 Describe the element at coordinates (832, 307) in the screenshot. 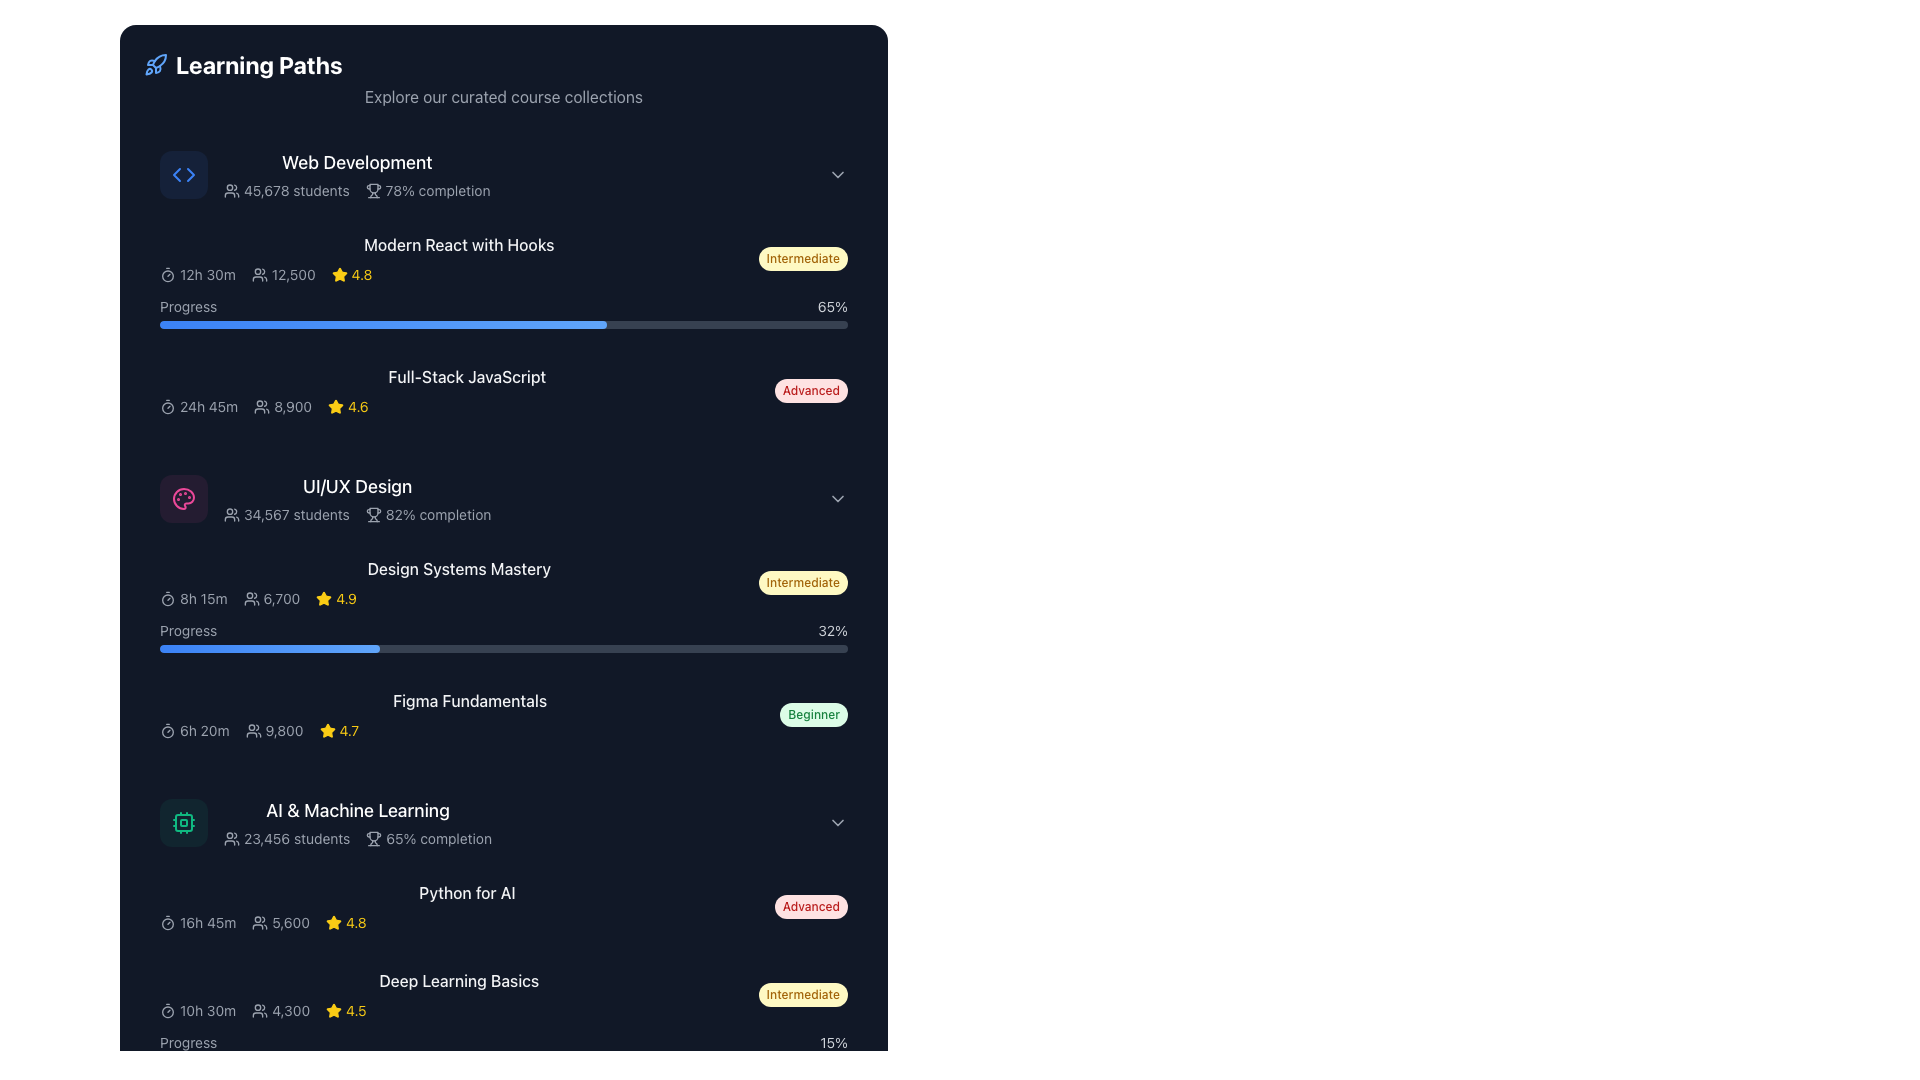

I see `value displayed by the progress indicator text label located at the top-right corner of the progress bar for the 'AI & Machine Learning' course` at that location.